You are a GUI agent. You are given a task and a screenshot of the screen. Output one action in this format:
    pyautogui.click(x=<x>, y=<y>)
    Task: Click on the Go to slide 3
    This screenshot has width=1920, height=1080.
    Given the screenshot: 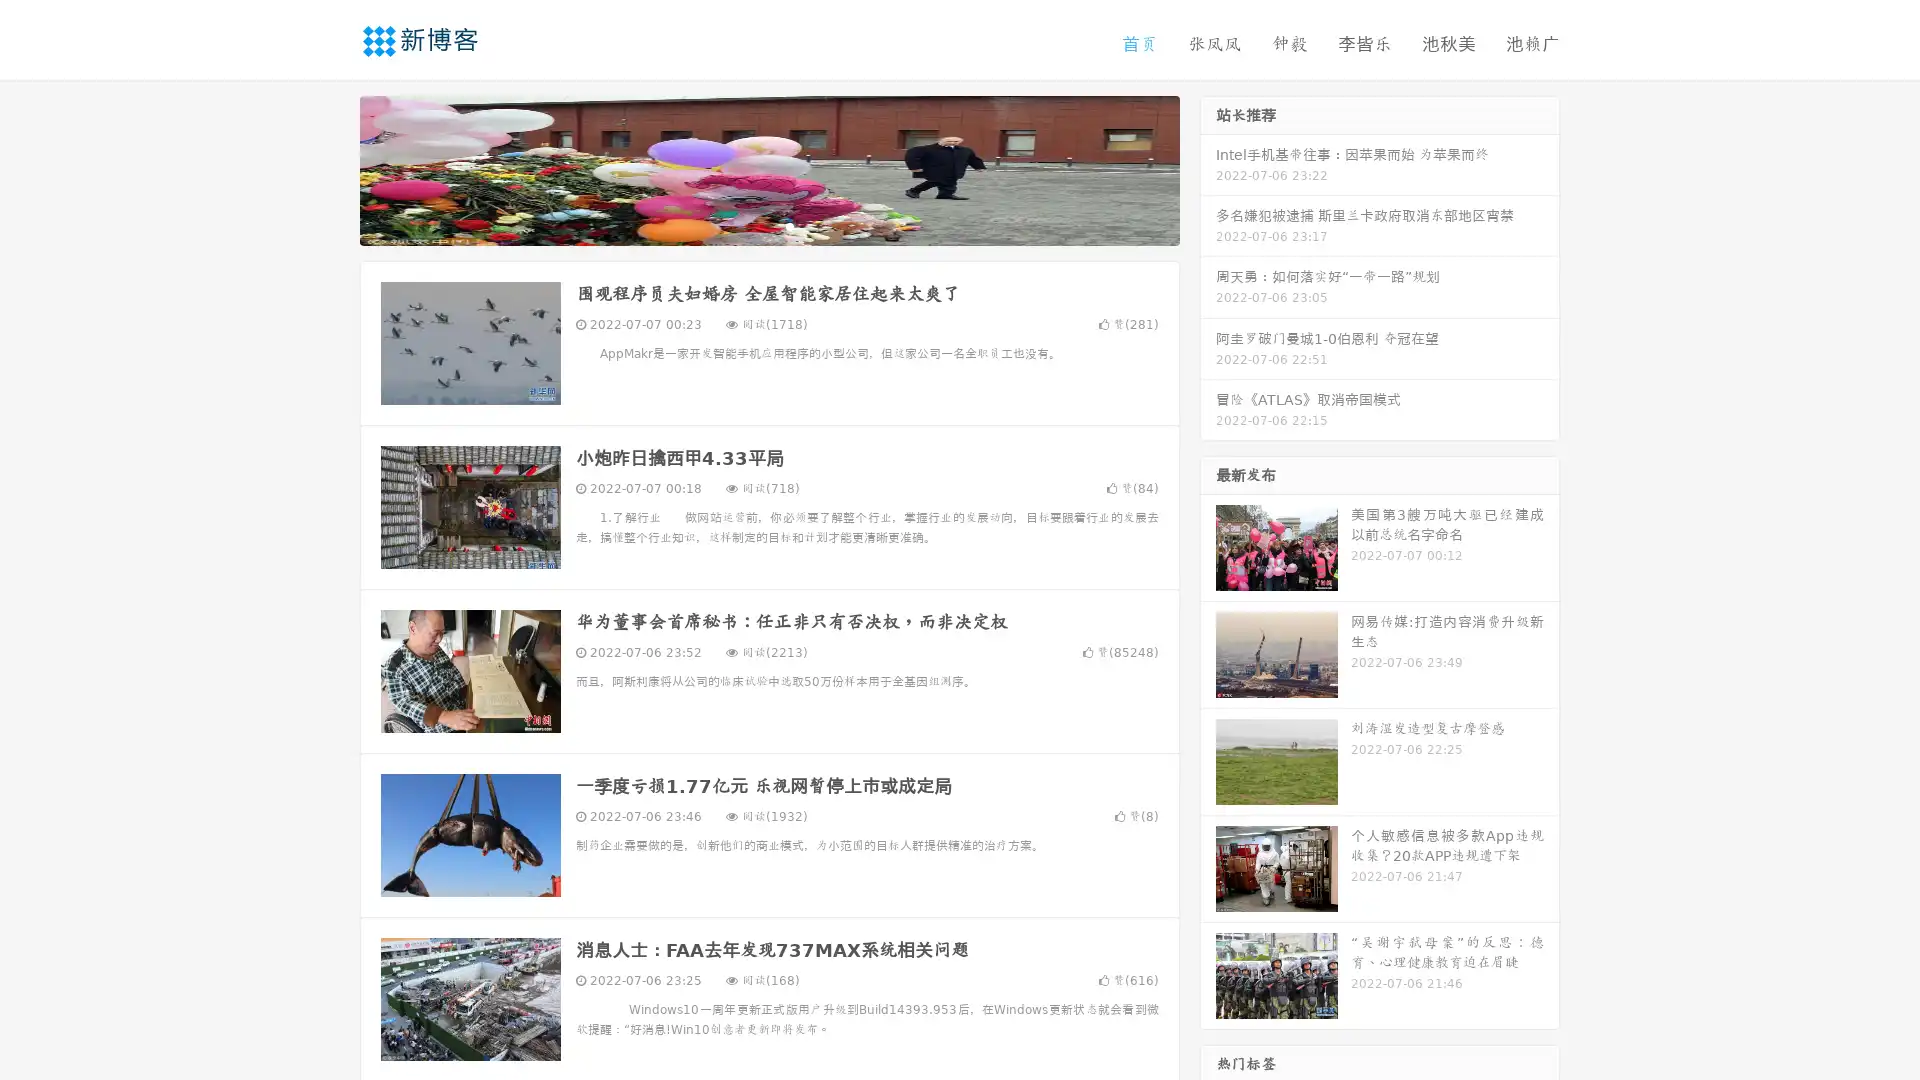 What is the action you would take?
    pyautogui.click(x=789, y=225)
    